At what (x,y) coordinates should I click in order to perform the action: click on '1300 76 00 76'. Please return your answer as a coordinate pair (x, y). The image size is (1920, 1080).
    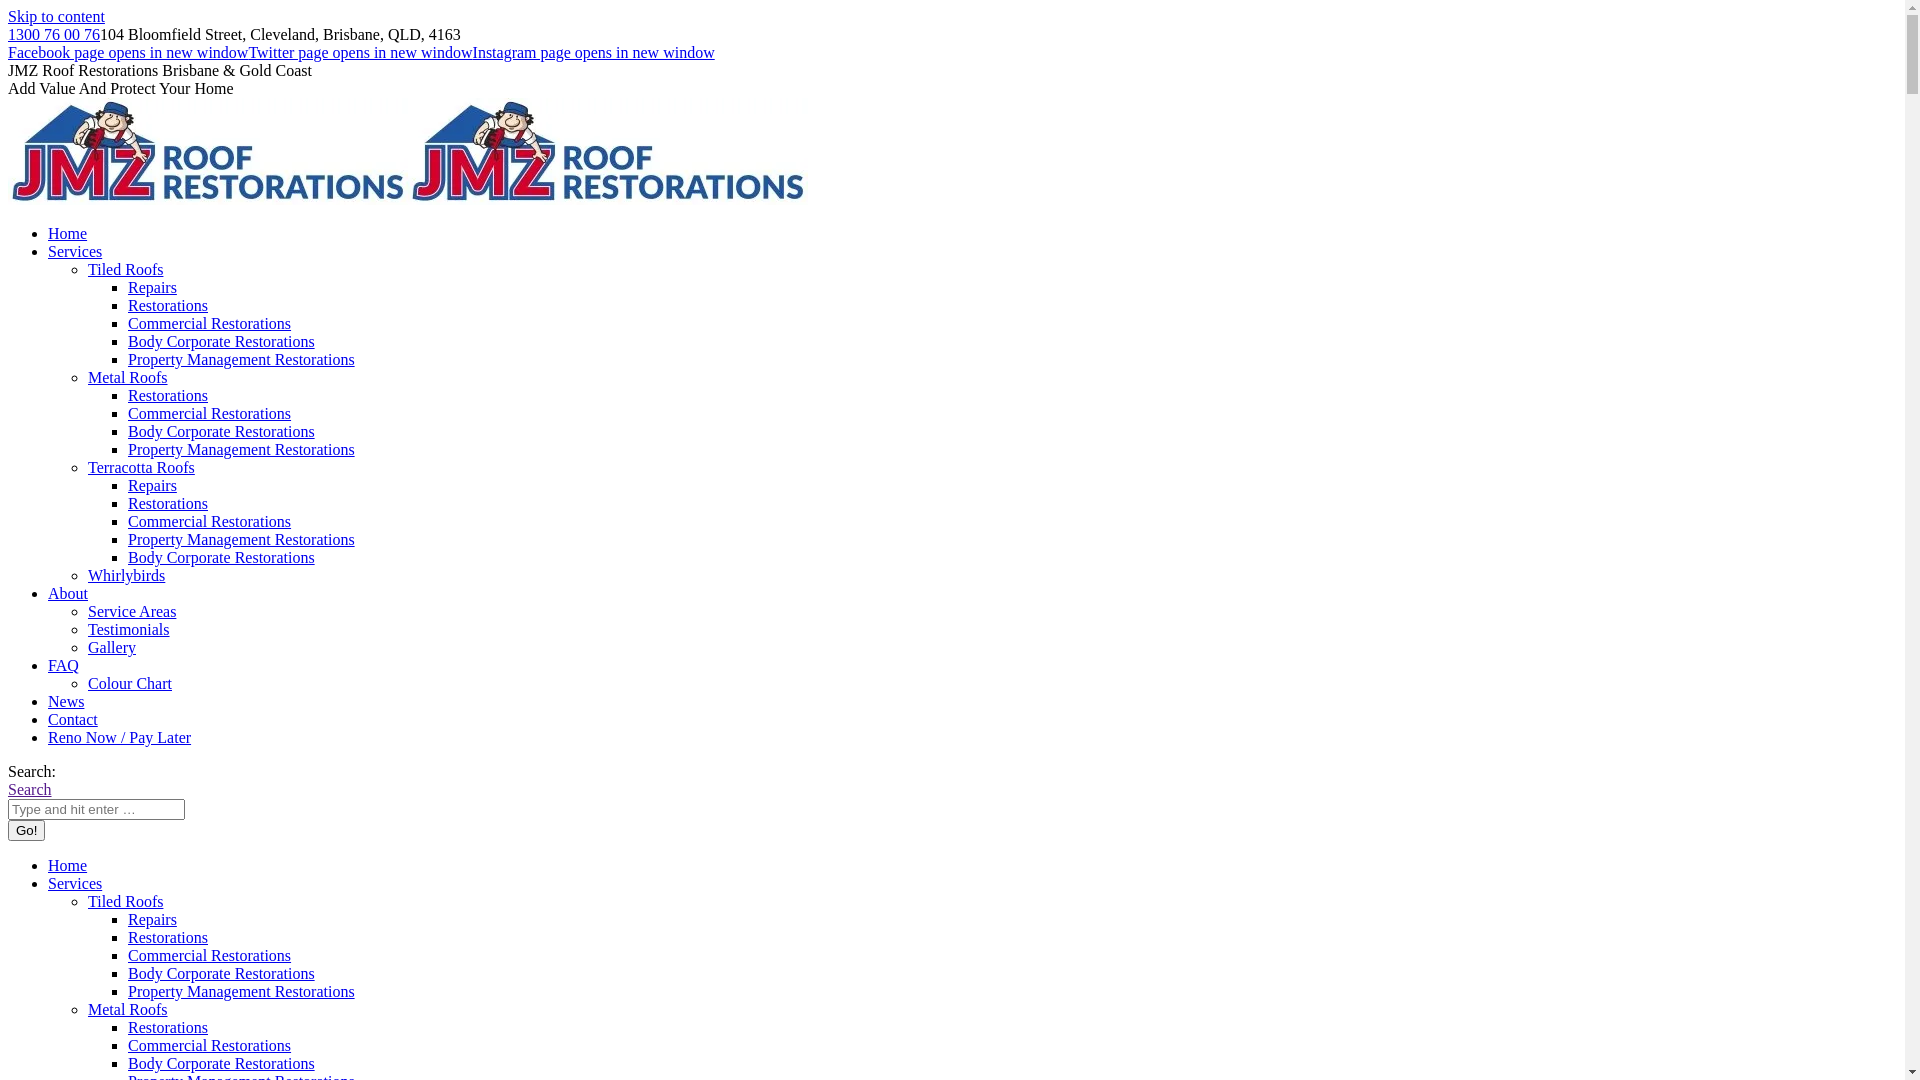
    Looking at the image, I should click on (8, 34).